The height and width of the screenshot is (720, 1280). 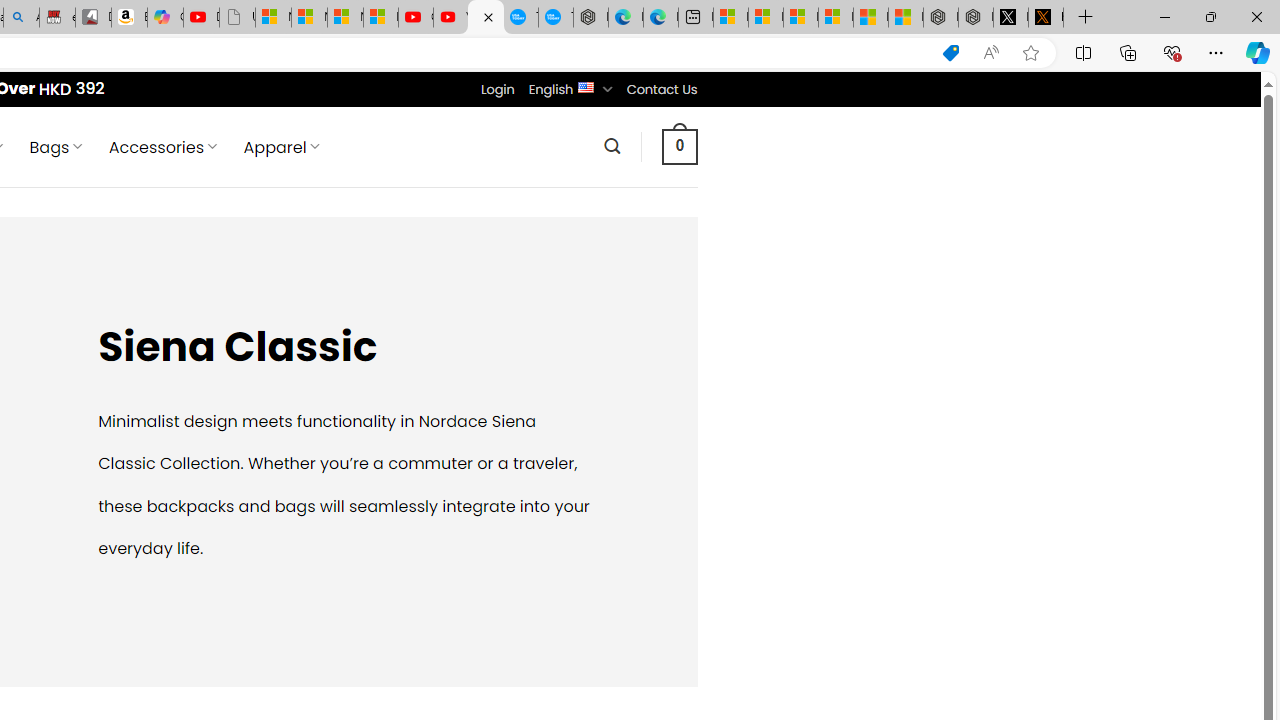 What do you see at coordinates (165, 17) in the screenshot?
I see `'Copilot'` at bounding box center [165, 17].